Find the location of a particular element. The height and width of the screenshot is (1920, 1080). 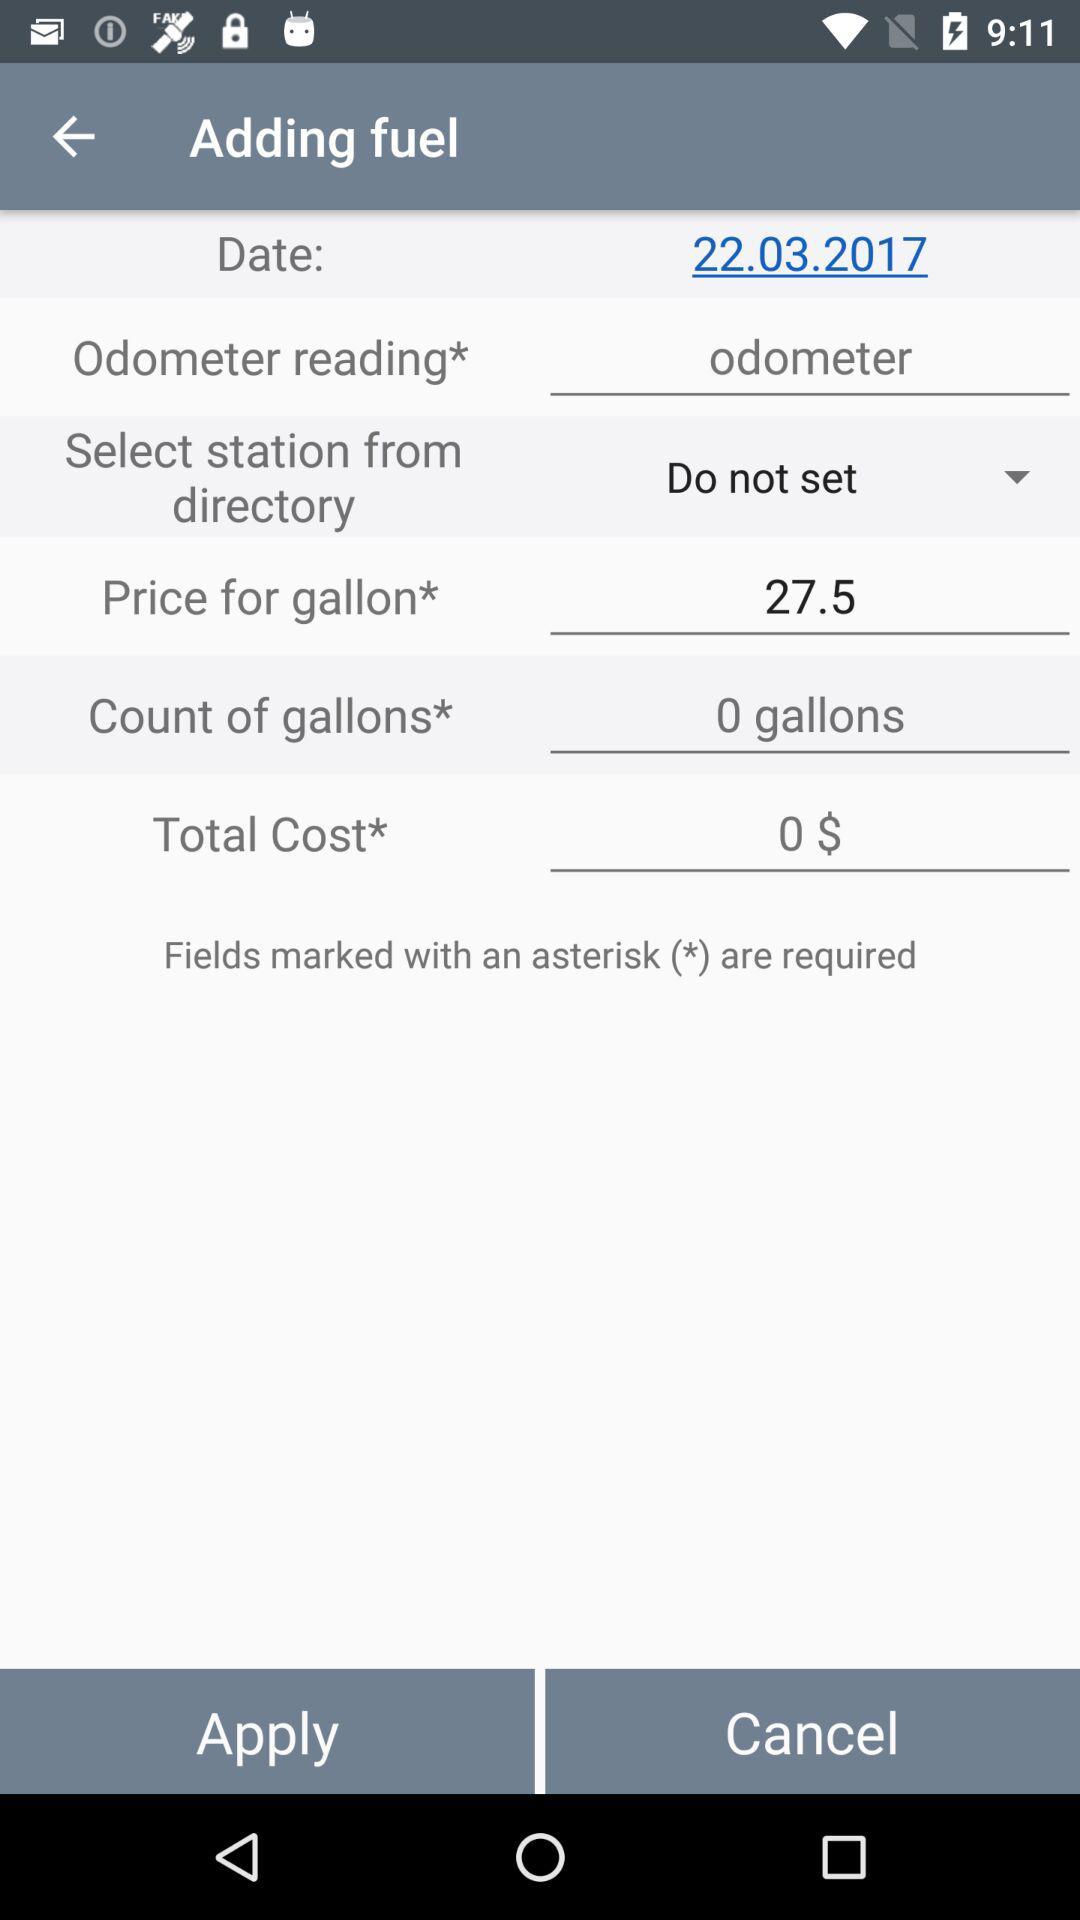

odometer entry is located at coordinates (810, 356).